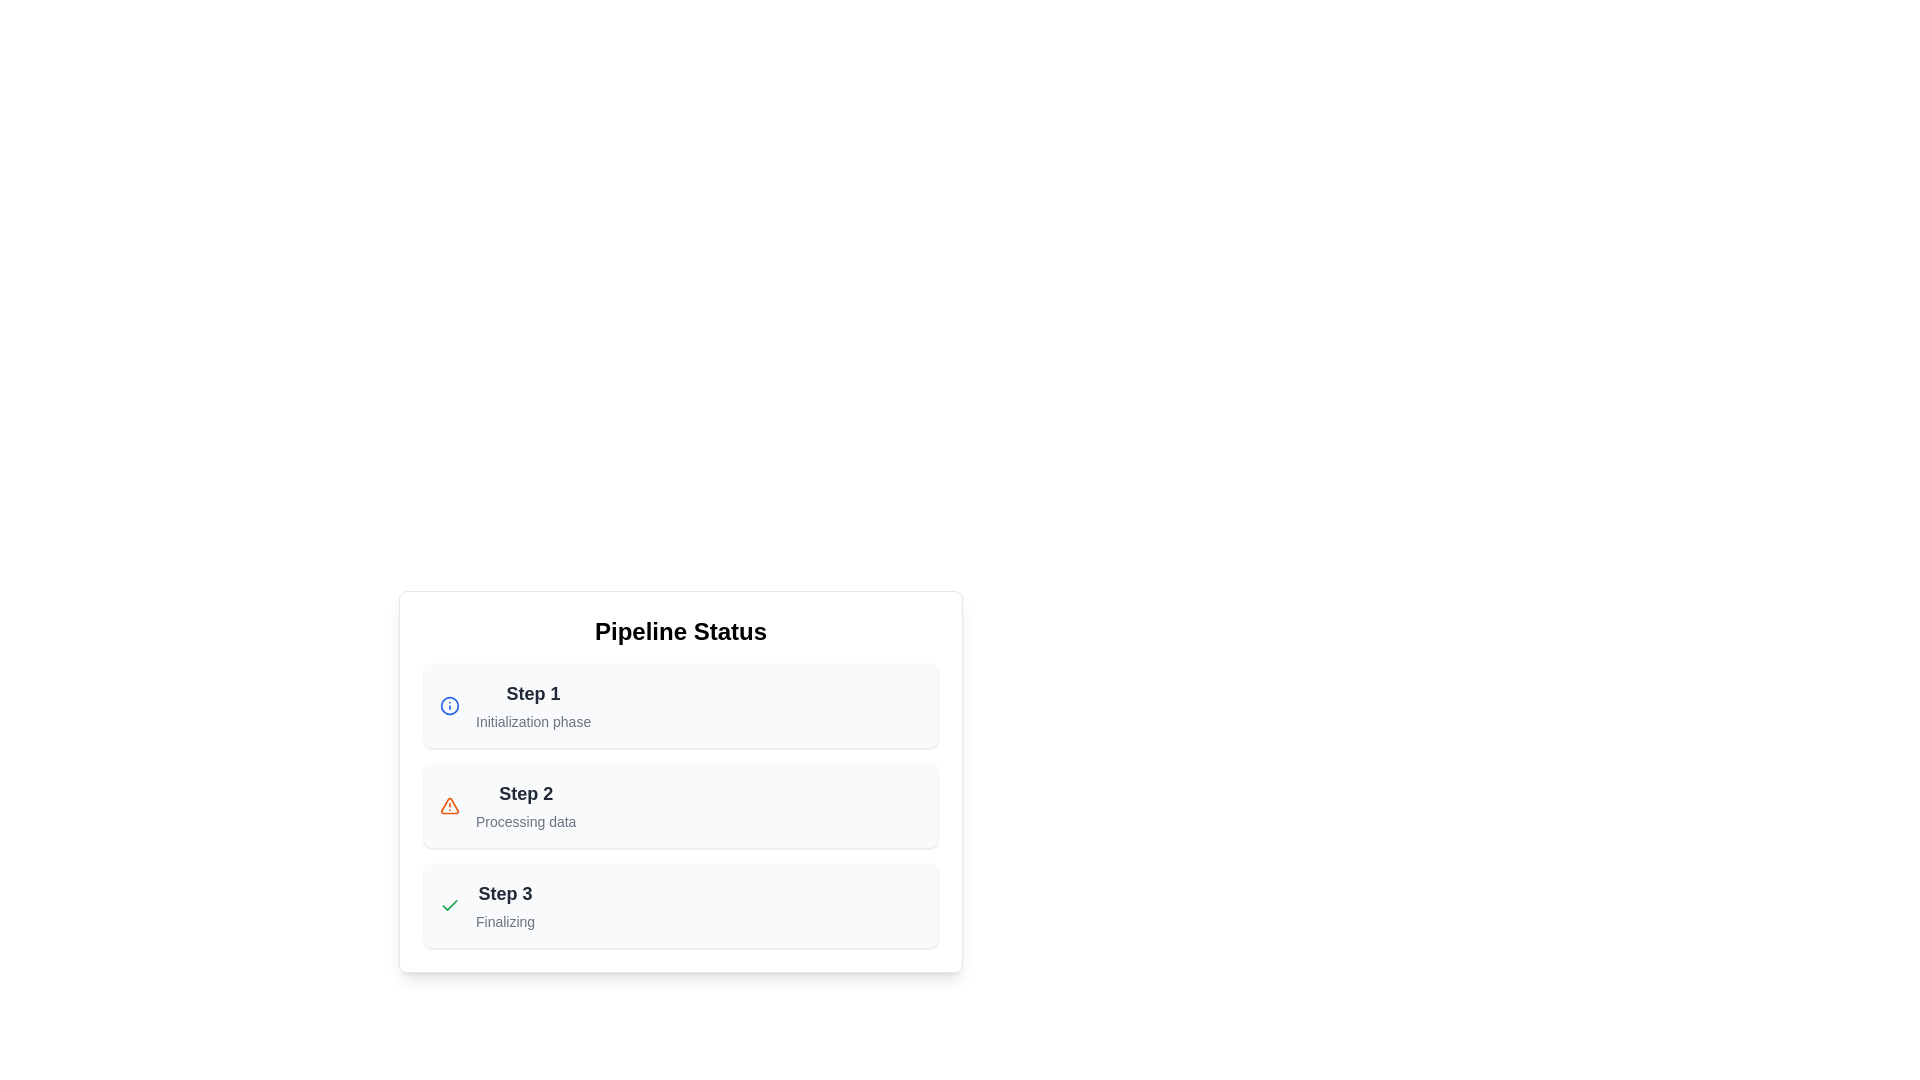 The height and width of the screenshot is (1080, 1920). I want to click on the static text label that indicates the system is processing data, which is located beneath 'Step 2' in the sequential pipeline status panel, so click(526, 821).